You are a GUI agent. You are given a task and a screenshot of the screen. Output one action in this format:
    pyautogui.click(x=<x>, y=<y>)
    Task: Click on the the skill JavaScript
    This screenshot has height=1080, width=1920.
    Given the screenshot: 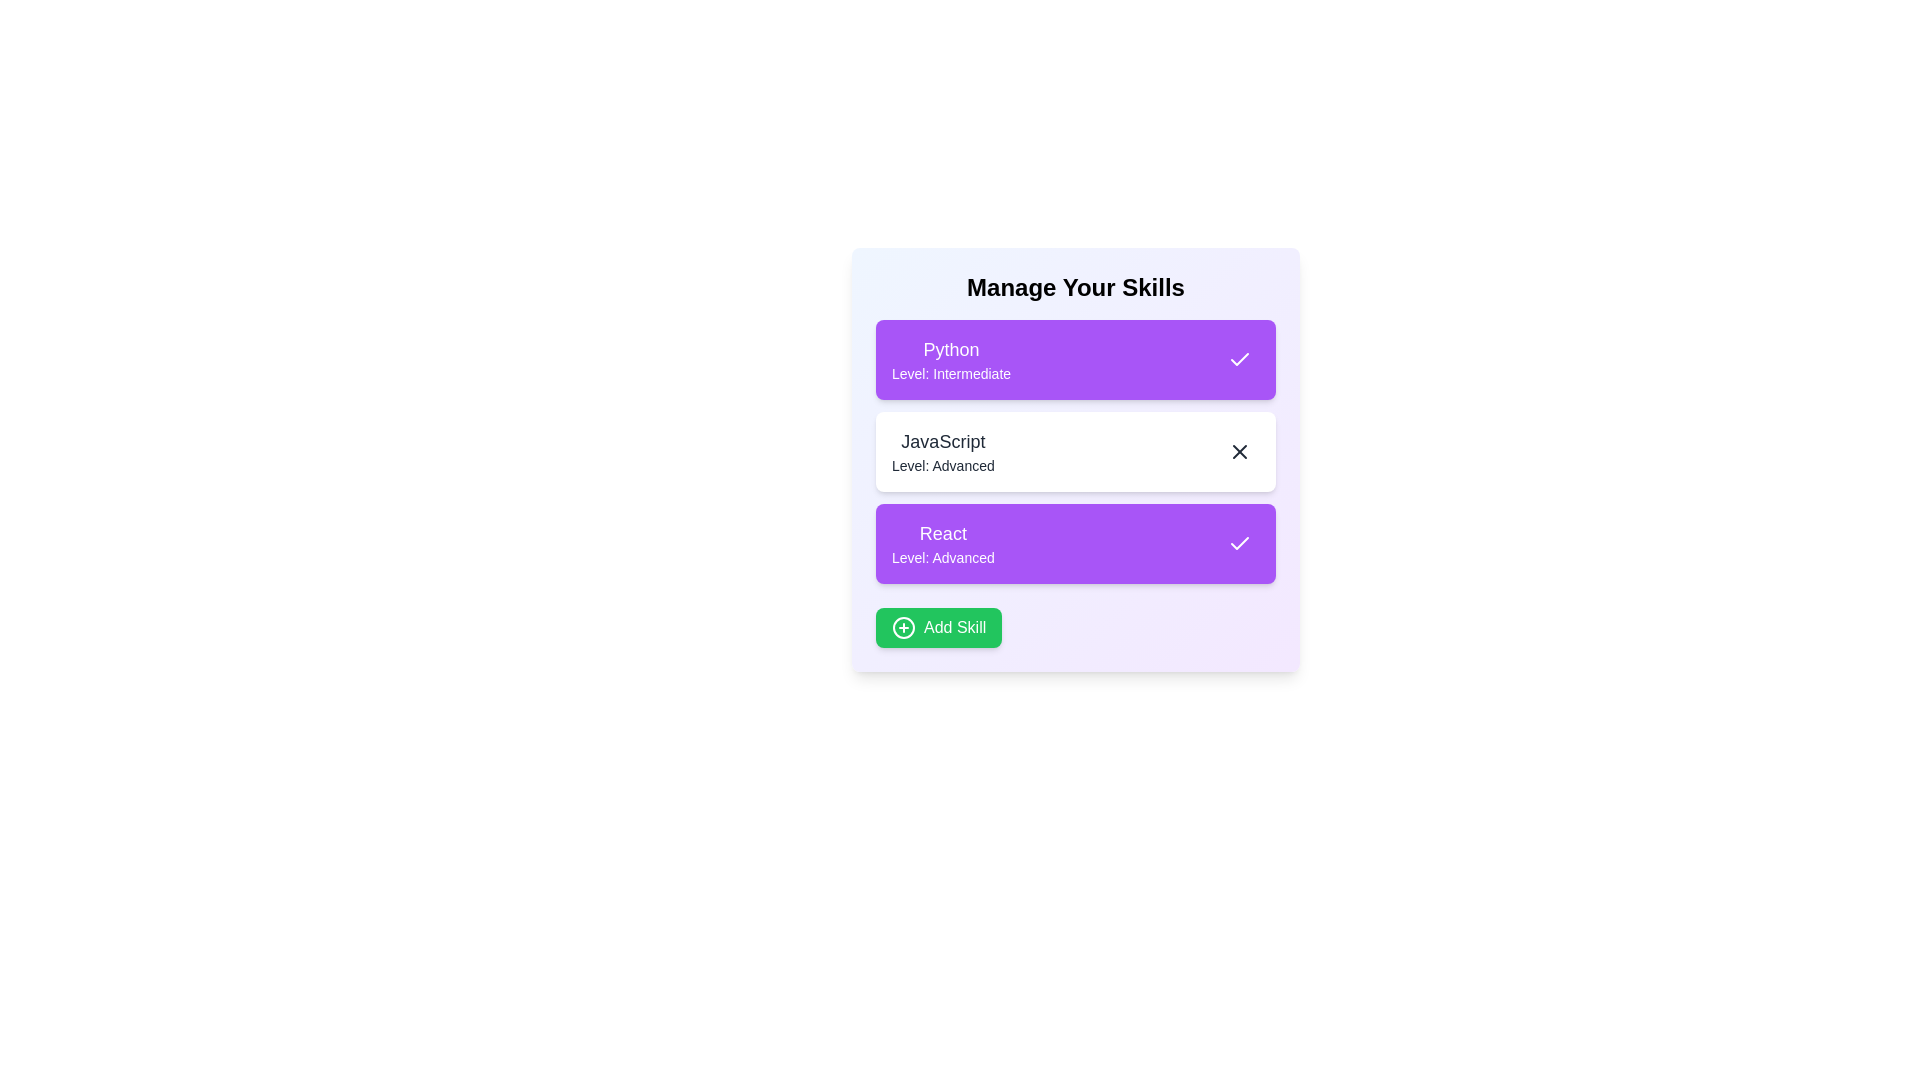 What is the action you would take?
    pyautogui.click(x=1238, y=451)
    